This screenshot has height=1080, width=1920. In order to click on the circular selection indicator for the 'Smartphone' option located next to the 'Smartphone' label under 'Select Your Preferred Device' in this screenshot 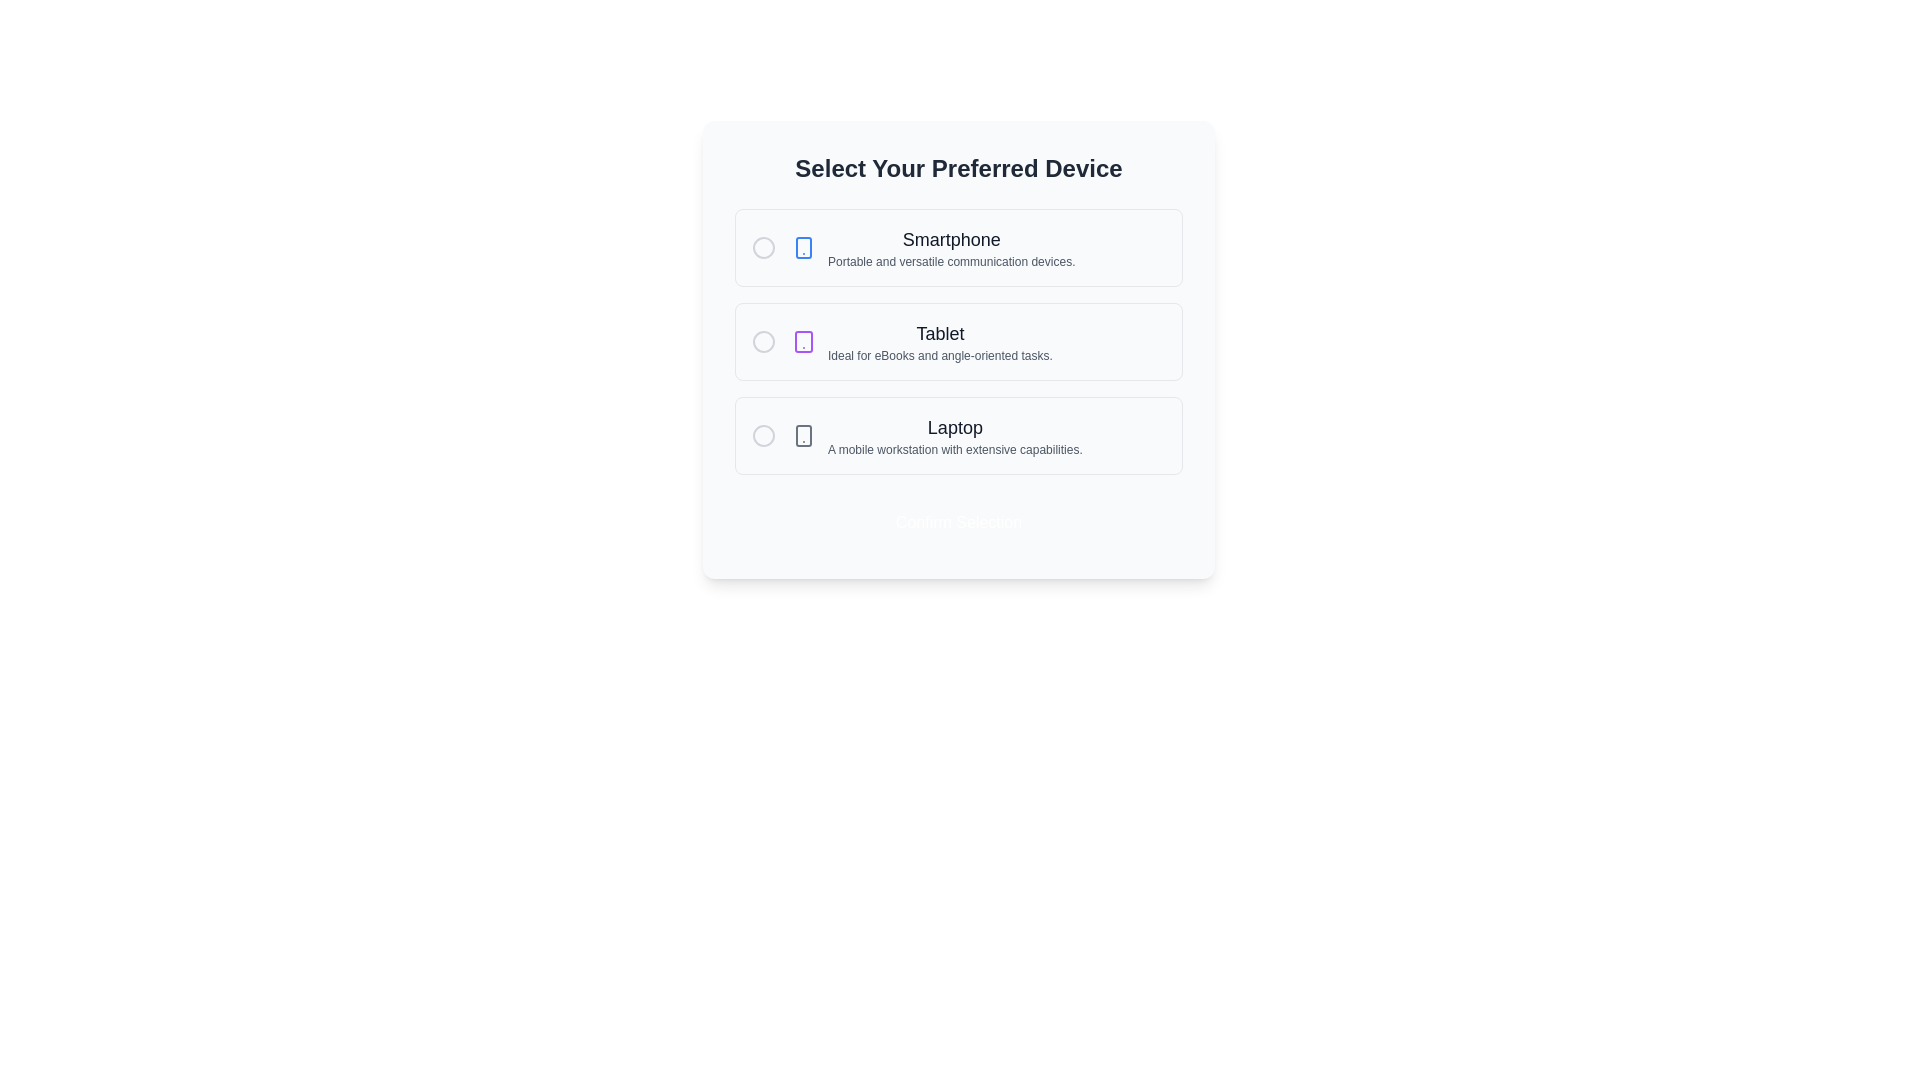, I will do `click(762, 246)`.